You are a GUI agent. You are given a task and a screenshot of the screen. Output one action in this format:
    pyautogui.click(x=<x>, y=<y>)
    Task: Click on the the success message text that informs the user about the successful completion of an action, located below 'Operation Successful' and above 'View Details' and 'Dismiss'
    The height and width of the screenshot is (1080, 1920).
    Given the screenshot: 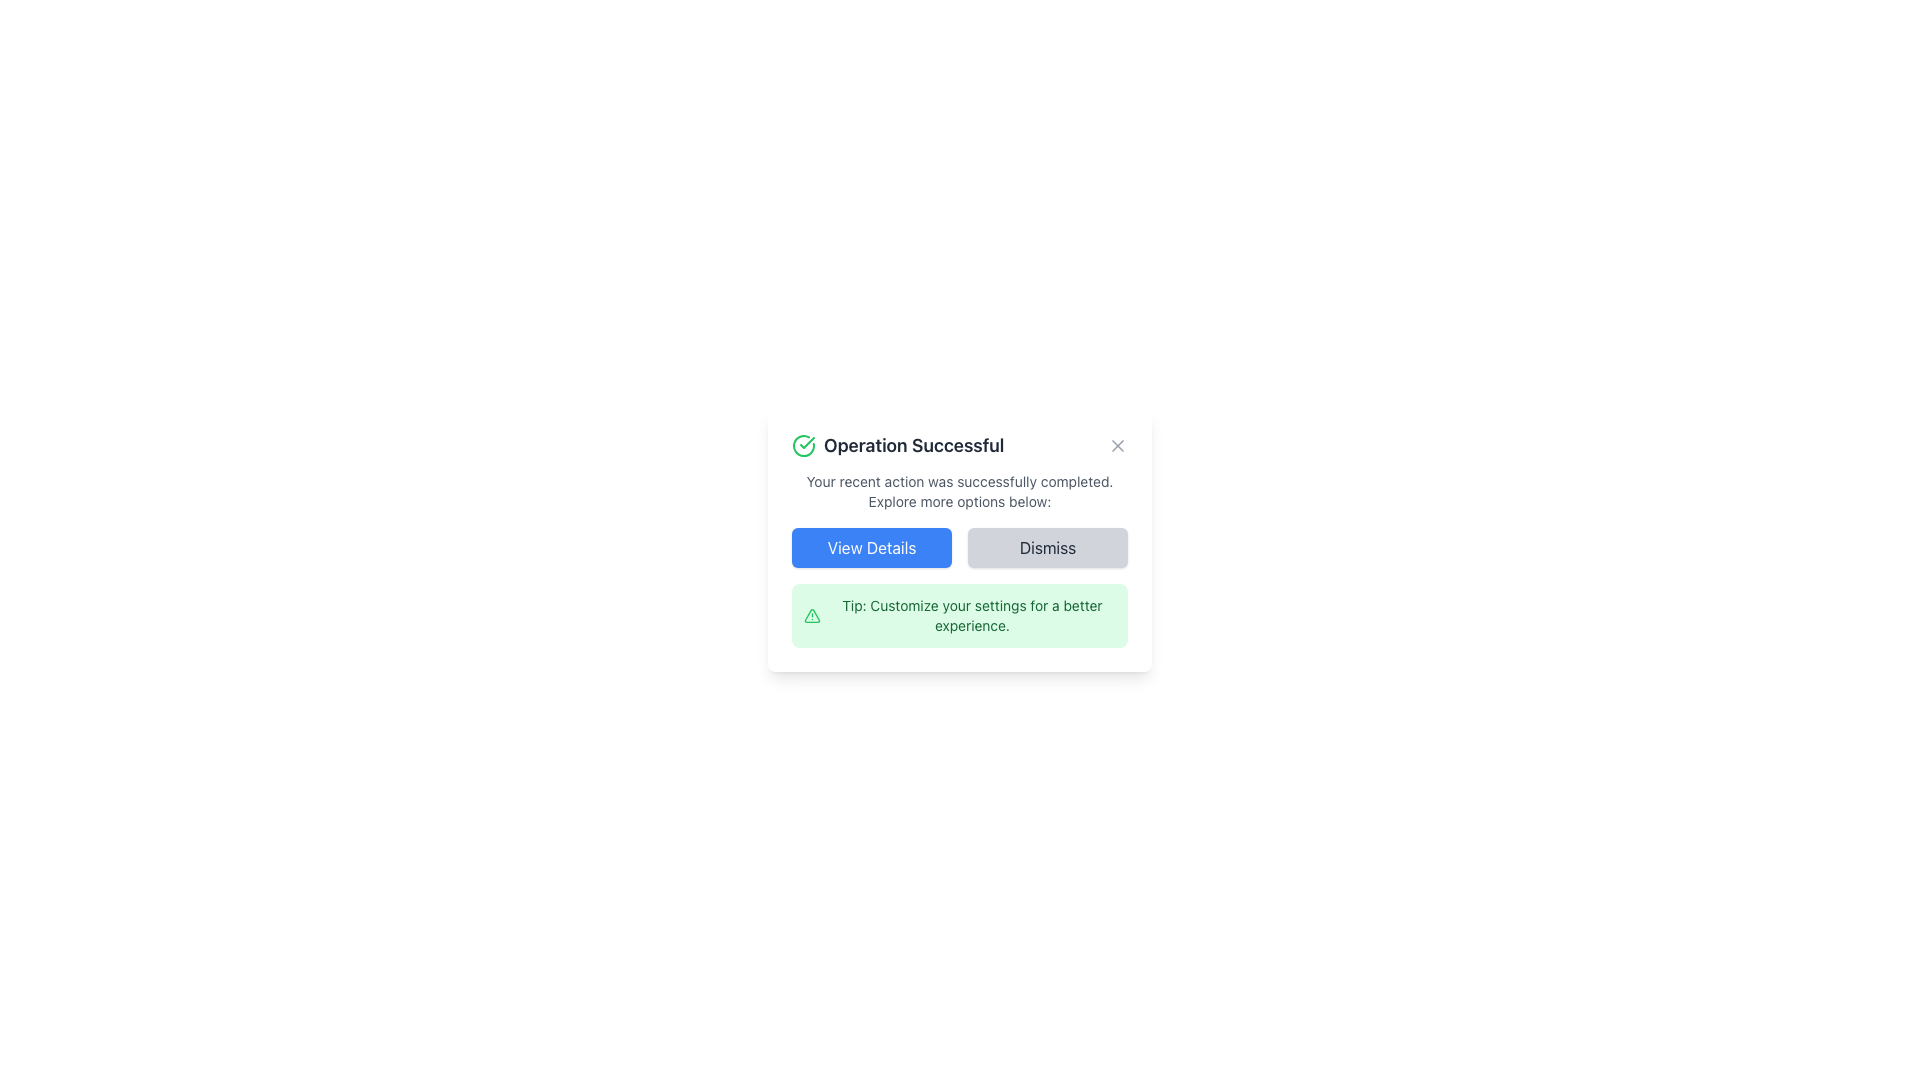 What is the action you would take?
    pyautogui.click(x=960, y=492)
    